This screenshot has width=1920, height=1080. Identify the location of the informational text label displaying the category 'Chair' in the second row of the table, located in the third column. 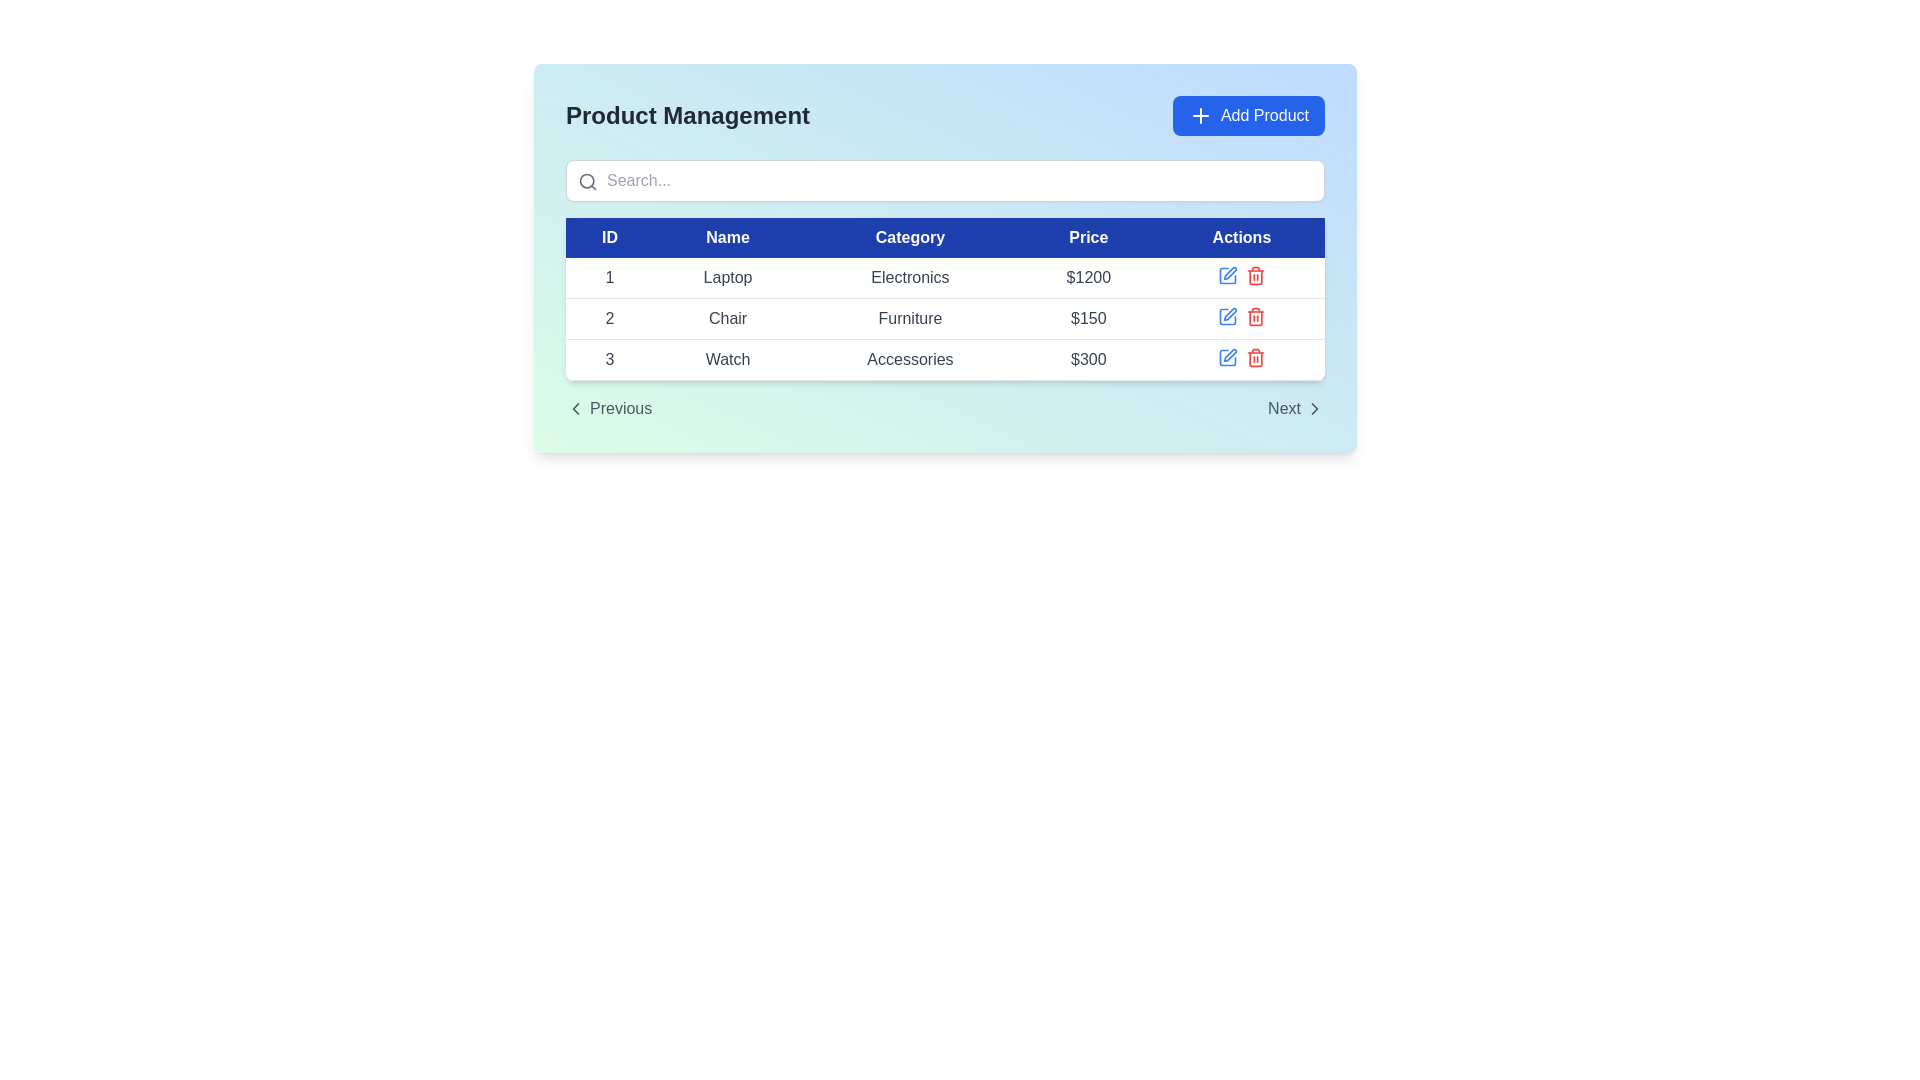
(909, 318).